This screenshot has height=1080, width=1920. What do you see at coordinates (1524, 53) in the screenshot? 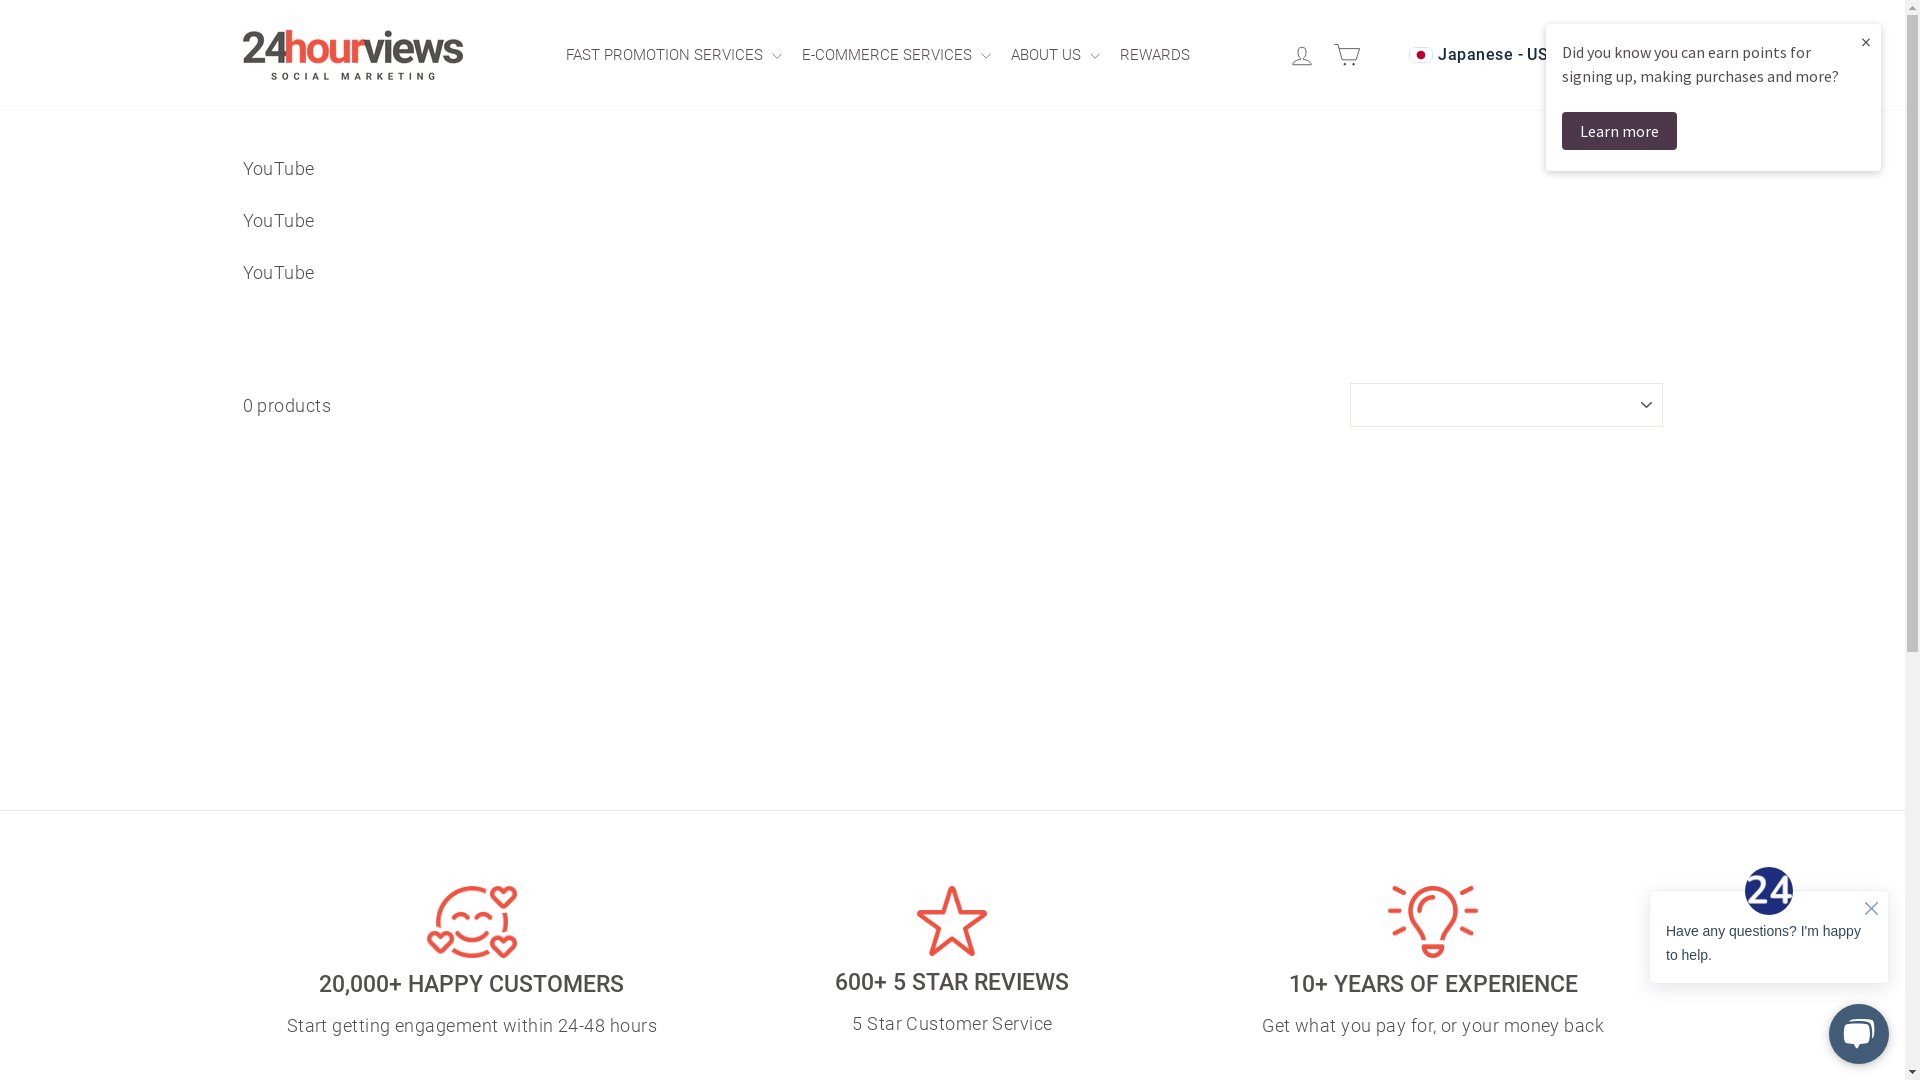
I see `'Japanese` at bounding box center [1524, 53].